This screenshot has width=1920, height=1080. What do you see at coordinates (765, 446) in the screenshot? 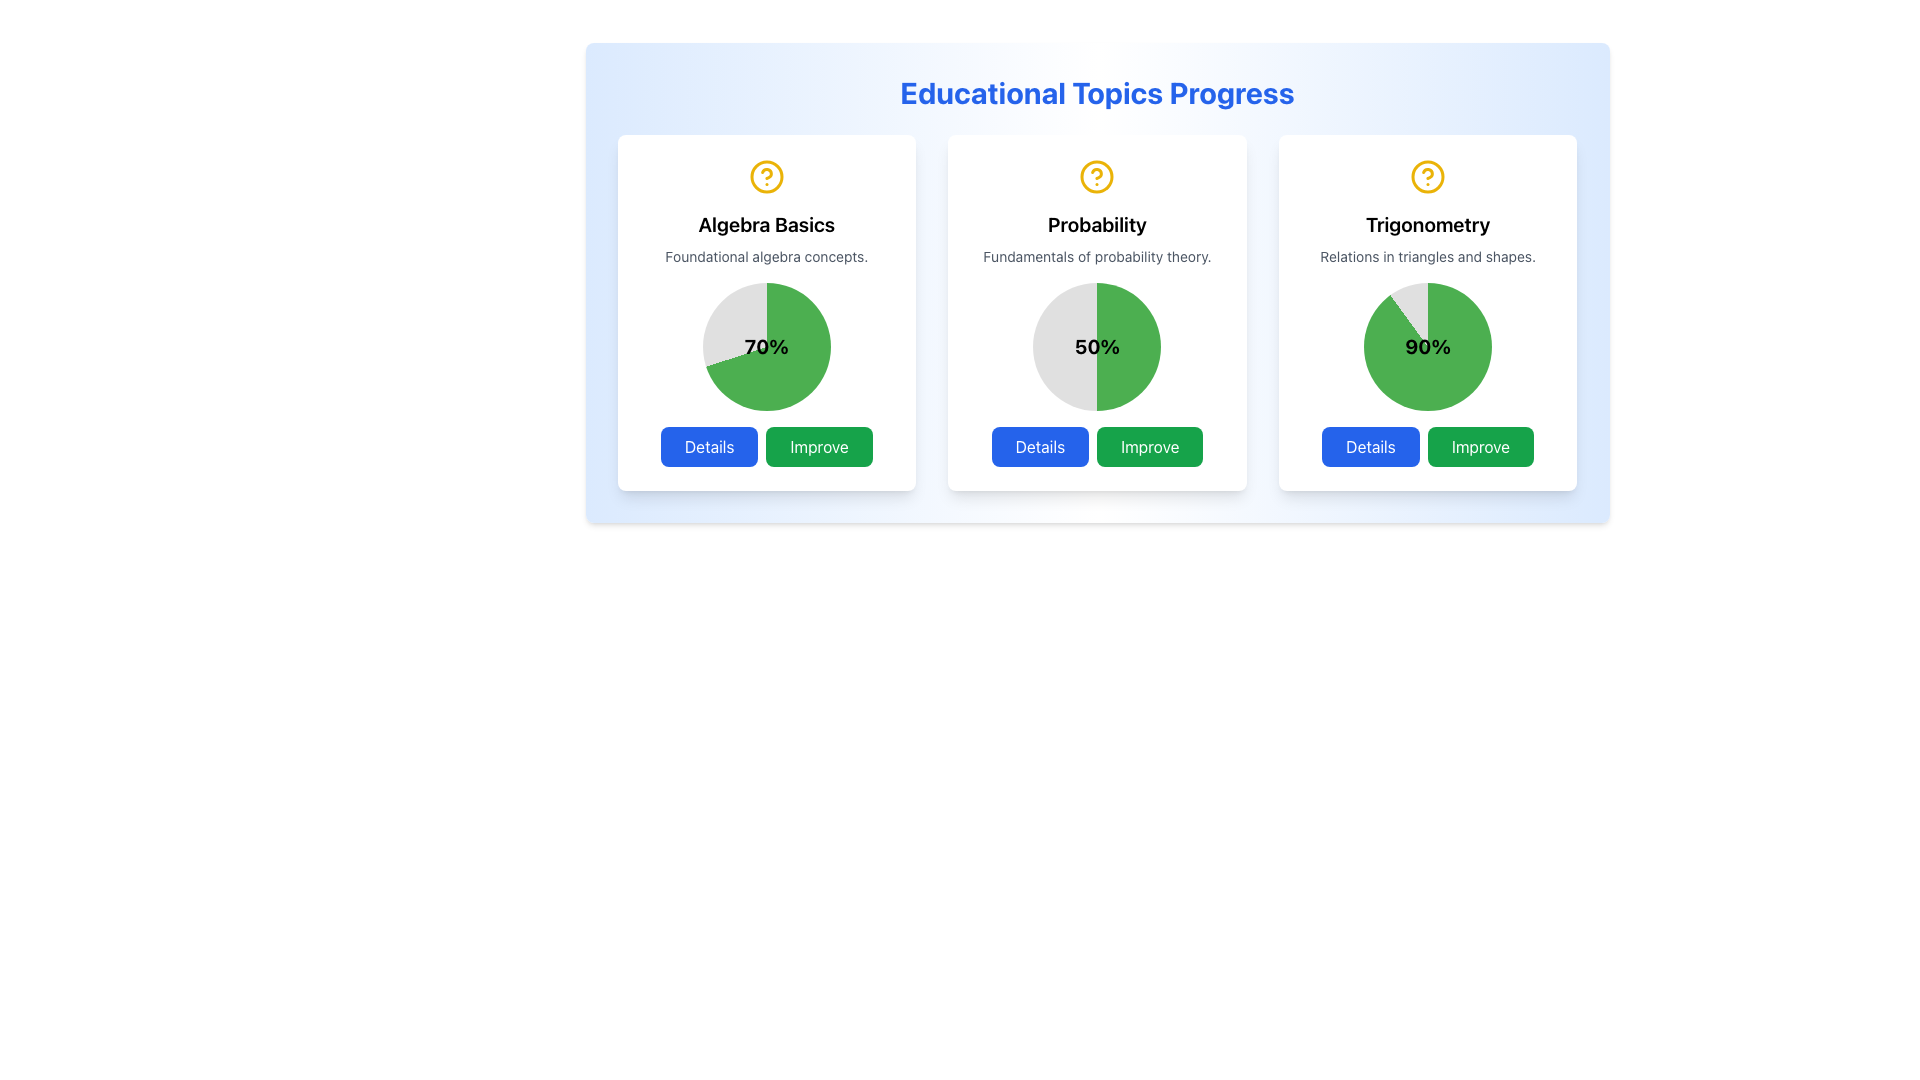
I see `the 'Details' and 'Improve' buttons in the button group located at the bottom section of the 'Algebra Basics' card for tooltip or feedback` at bounding box center [765, 446].